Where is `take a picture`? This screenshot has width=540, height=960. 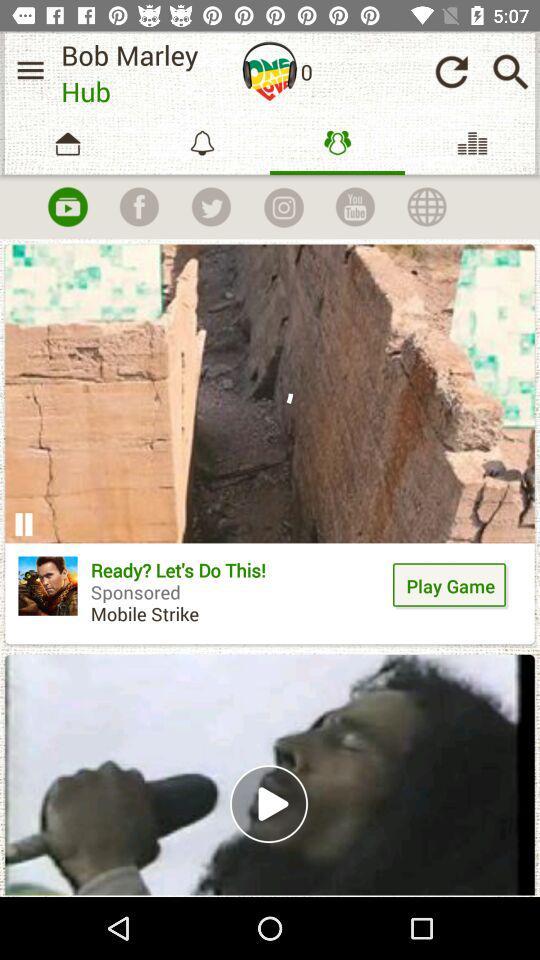 take a picture is located at coordinates (282, 207).